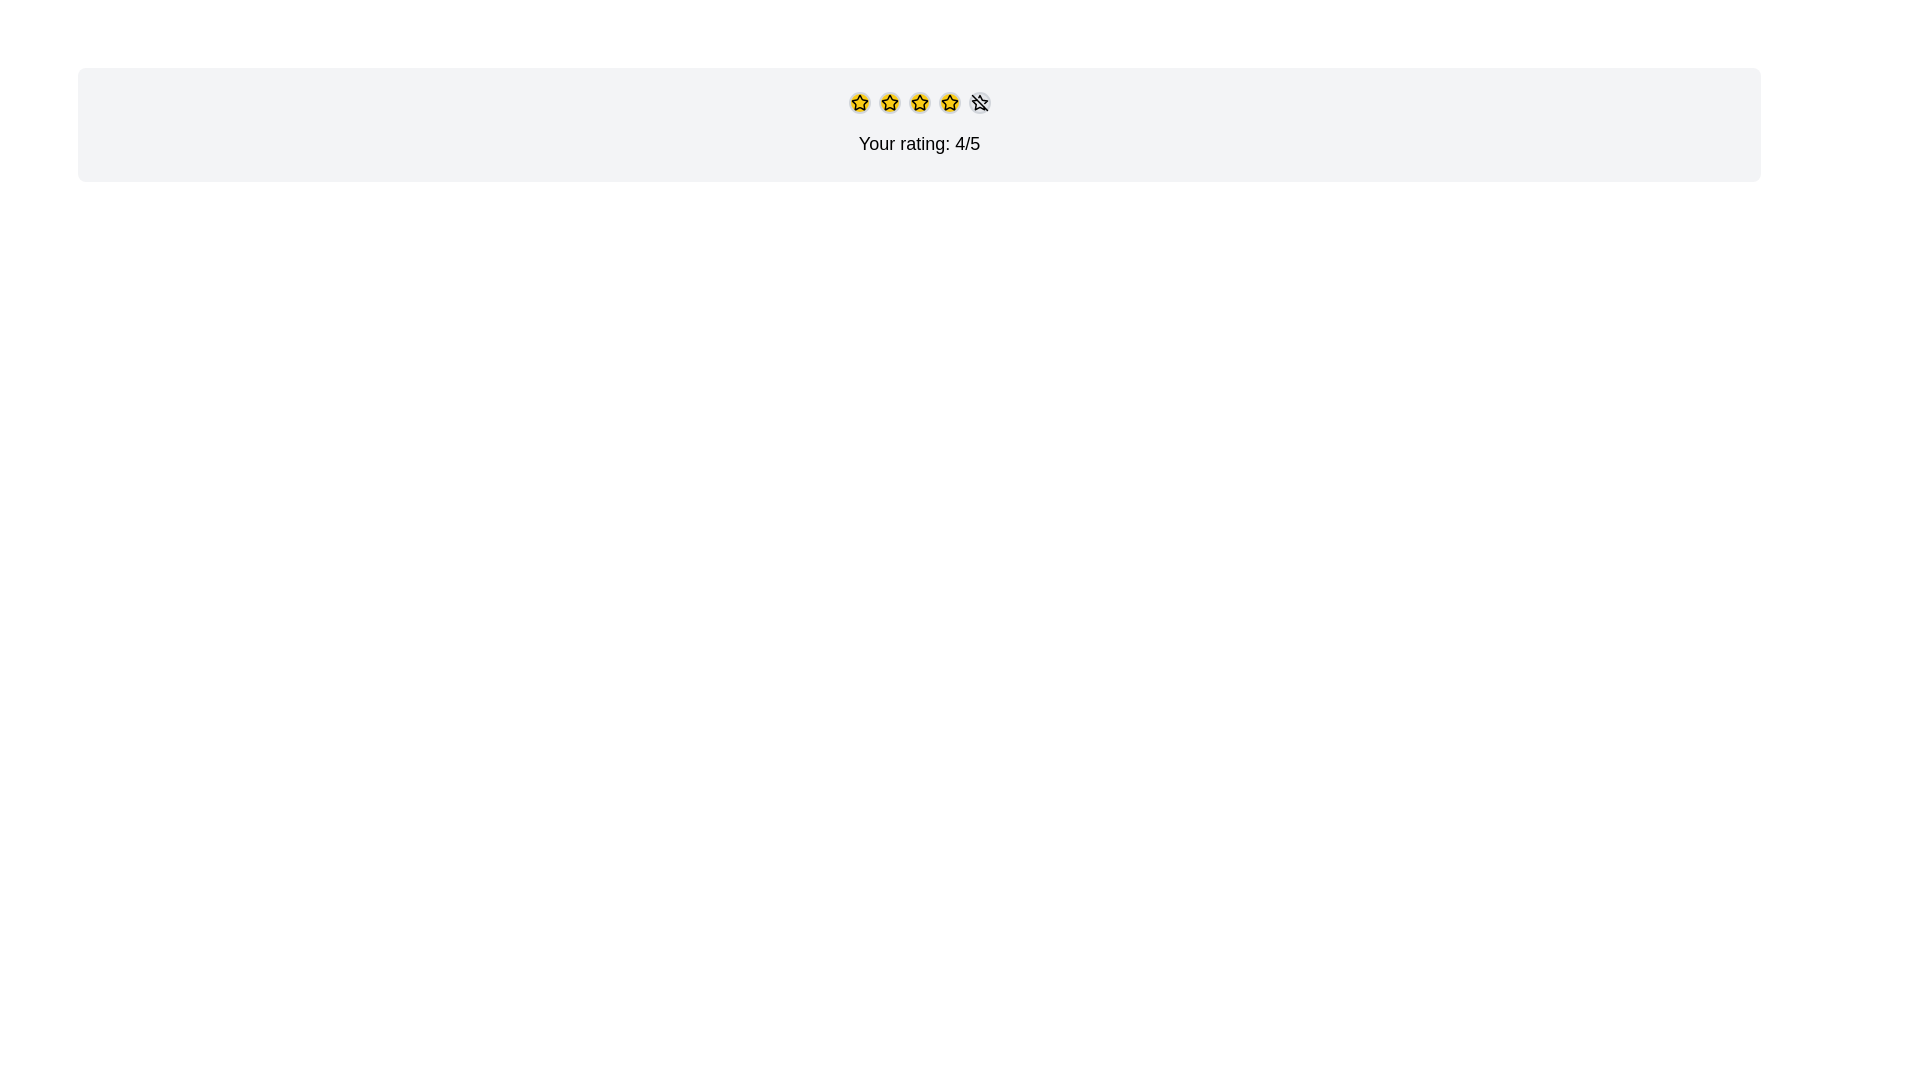  What do you see at coordinates (859, 103) in the screenshot?
I see `the star-shaped button with a yellow background located at the top center of the interface` at bounding box center [859, 103].